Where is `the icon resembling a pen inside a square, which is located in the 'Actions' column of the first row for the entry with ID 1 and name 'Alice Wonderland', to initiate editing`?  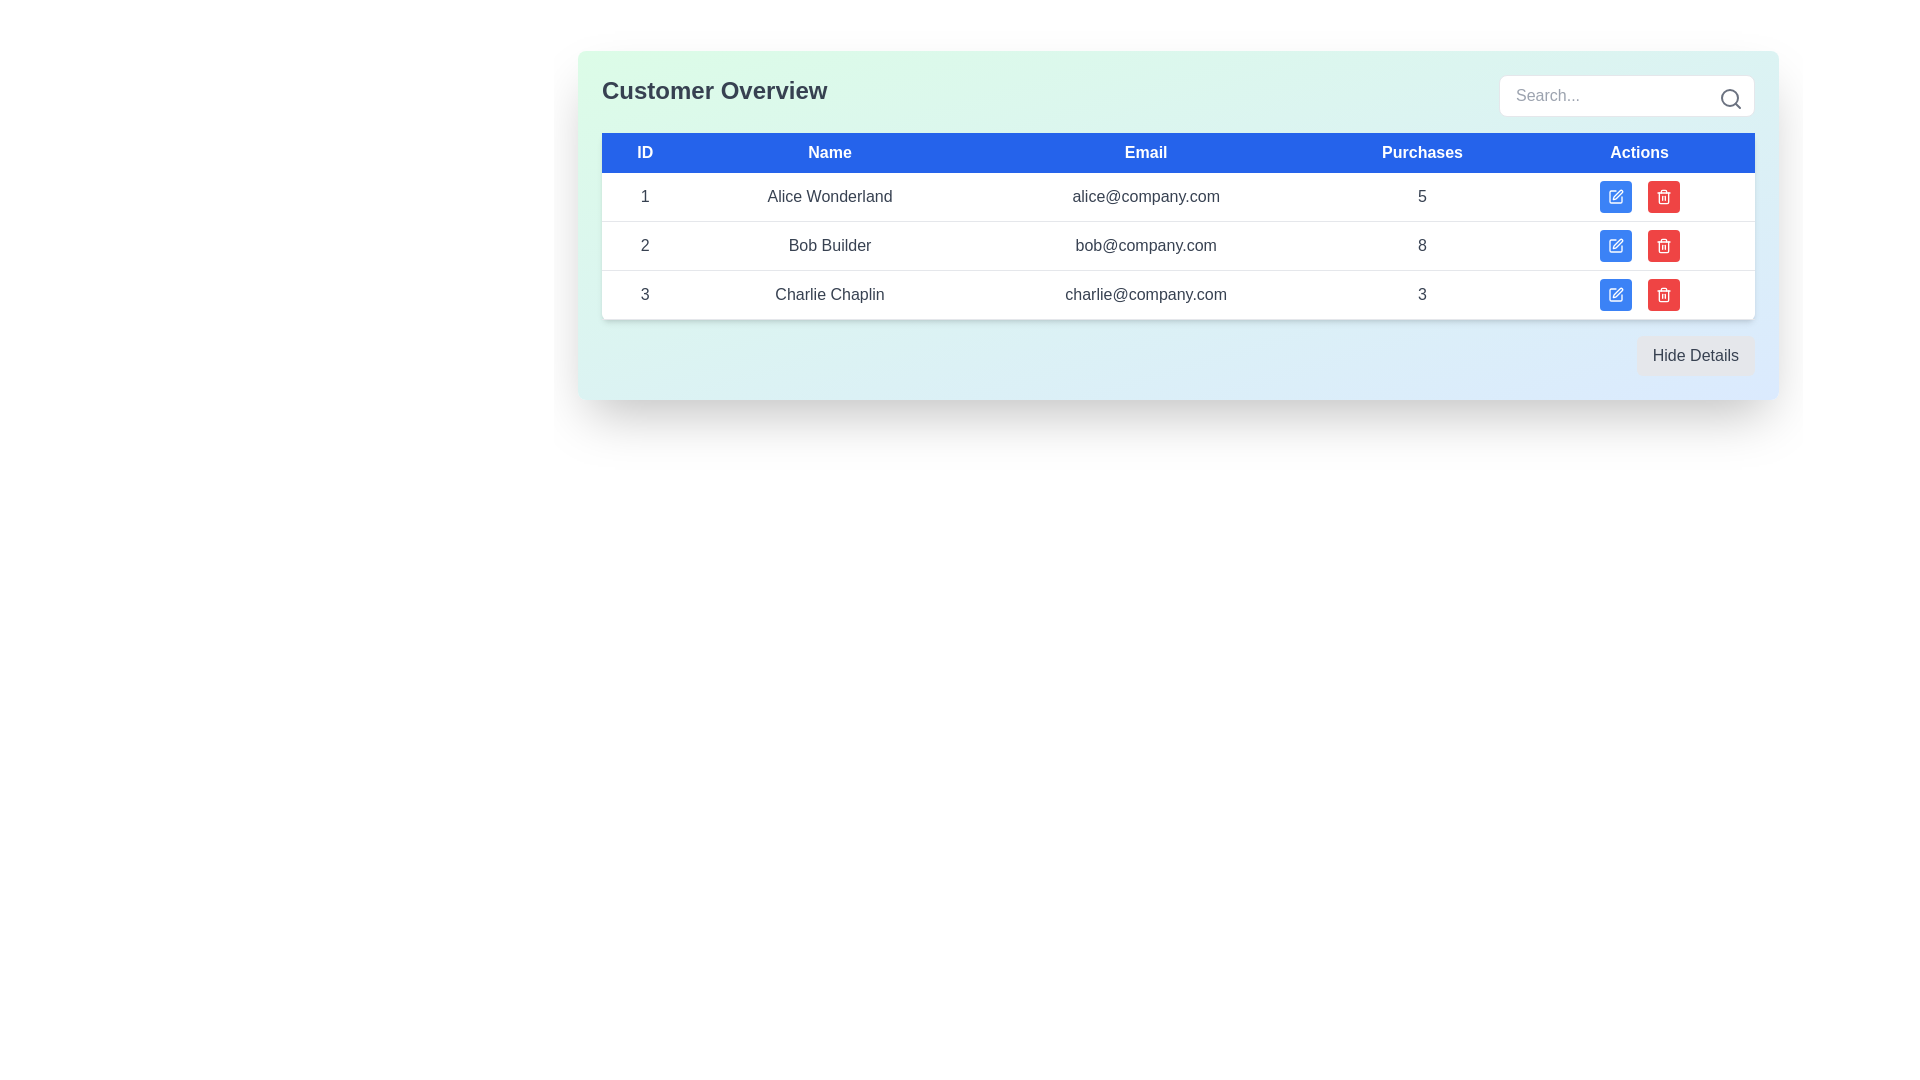
the icon resembling a pen inside a square, which is located in the 'Actions' column of the first row for the entry with ID 1 and name 'Alice Wonderland', to initiate editing is located at coordinates (1615, 196).